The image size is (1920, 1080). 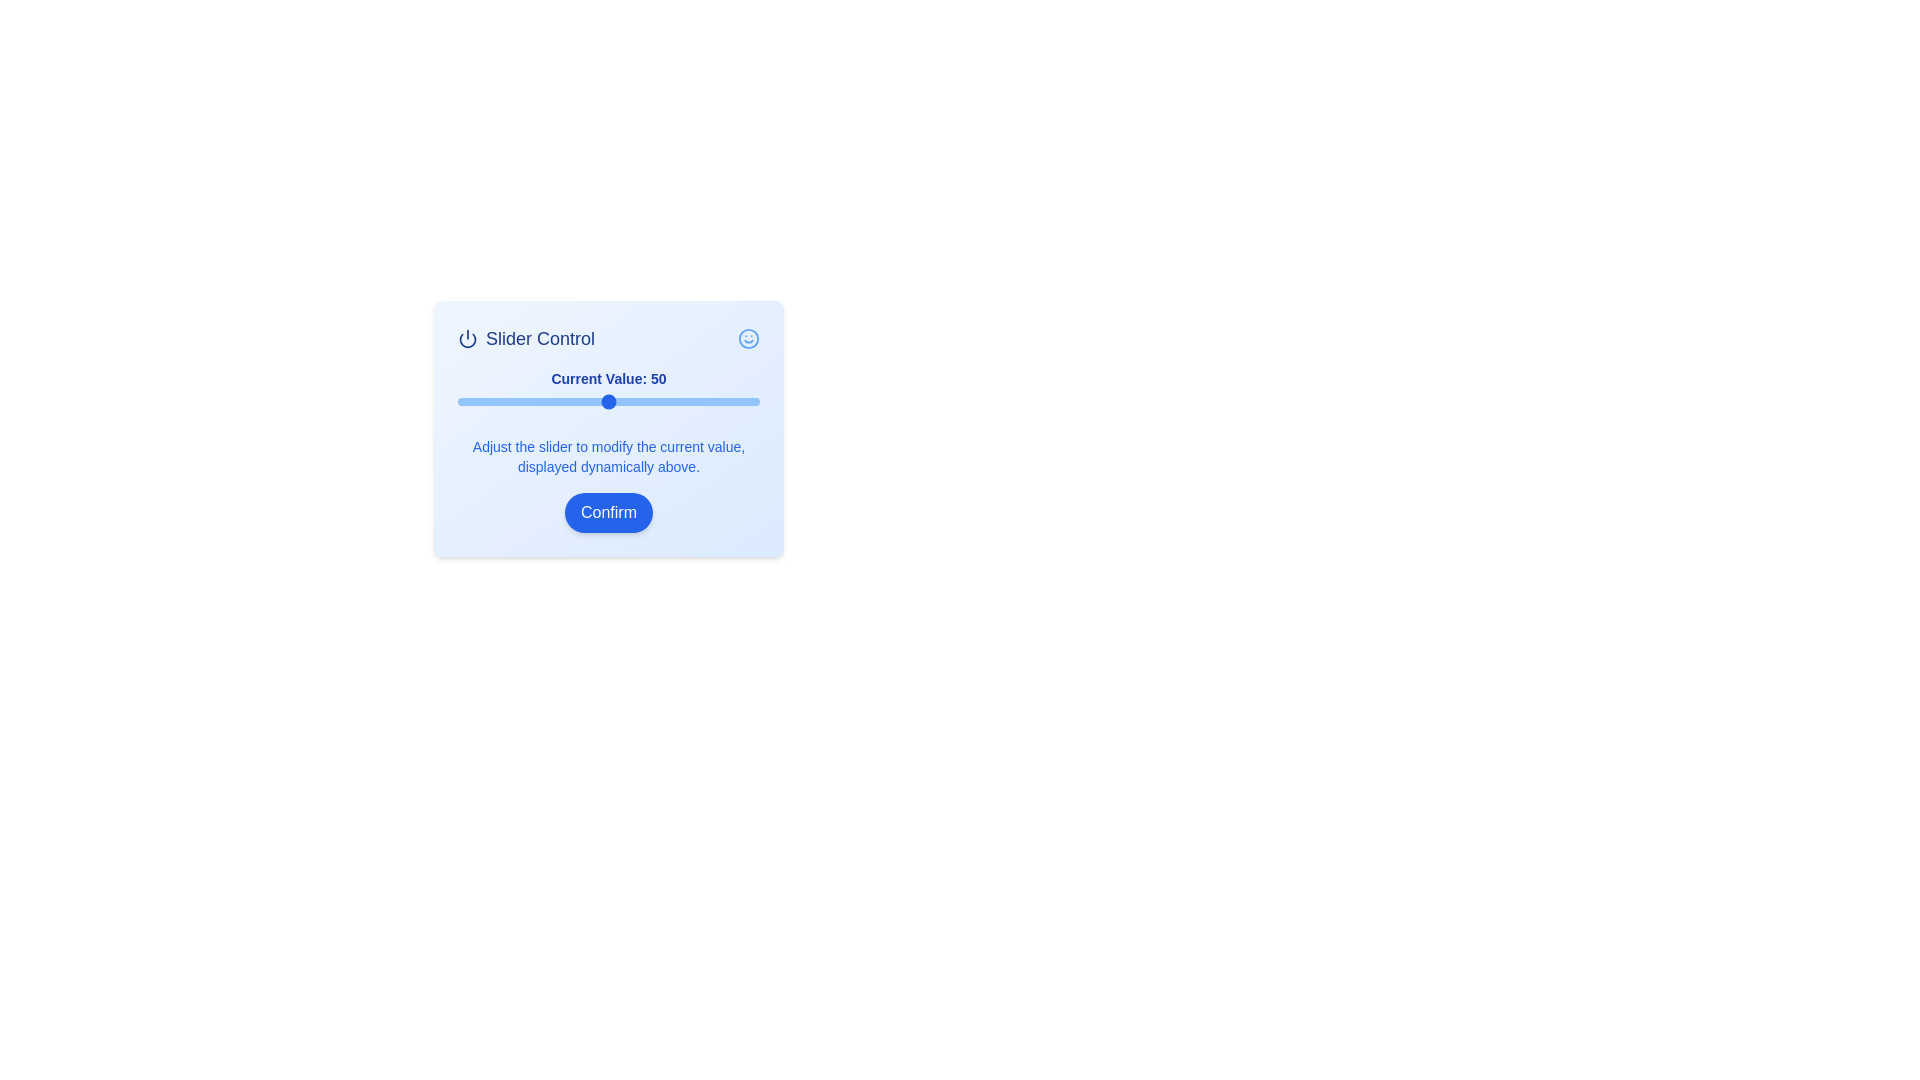 I want to click on the slider value, so click(x=586, y=401).